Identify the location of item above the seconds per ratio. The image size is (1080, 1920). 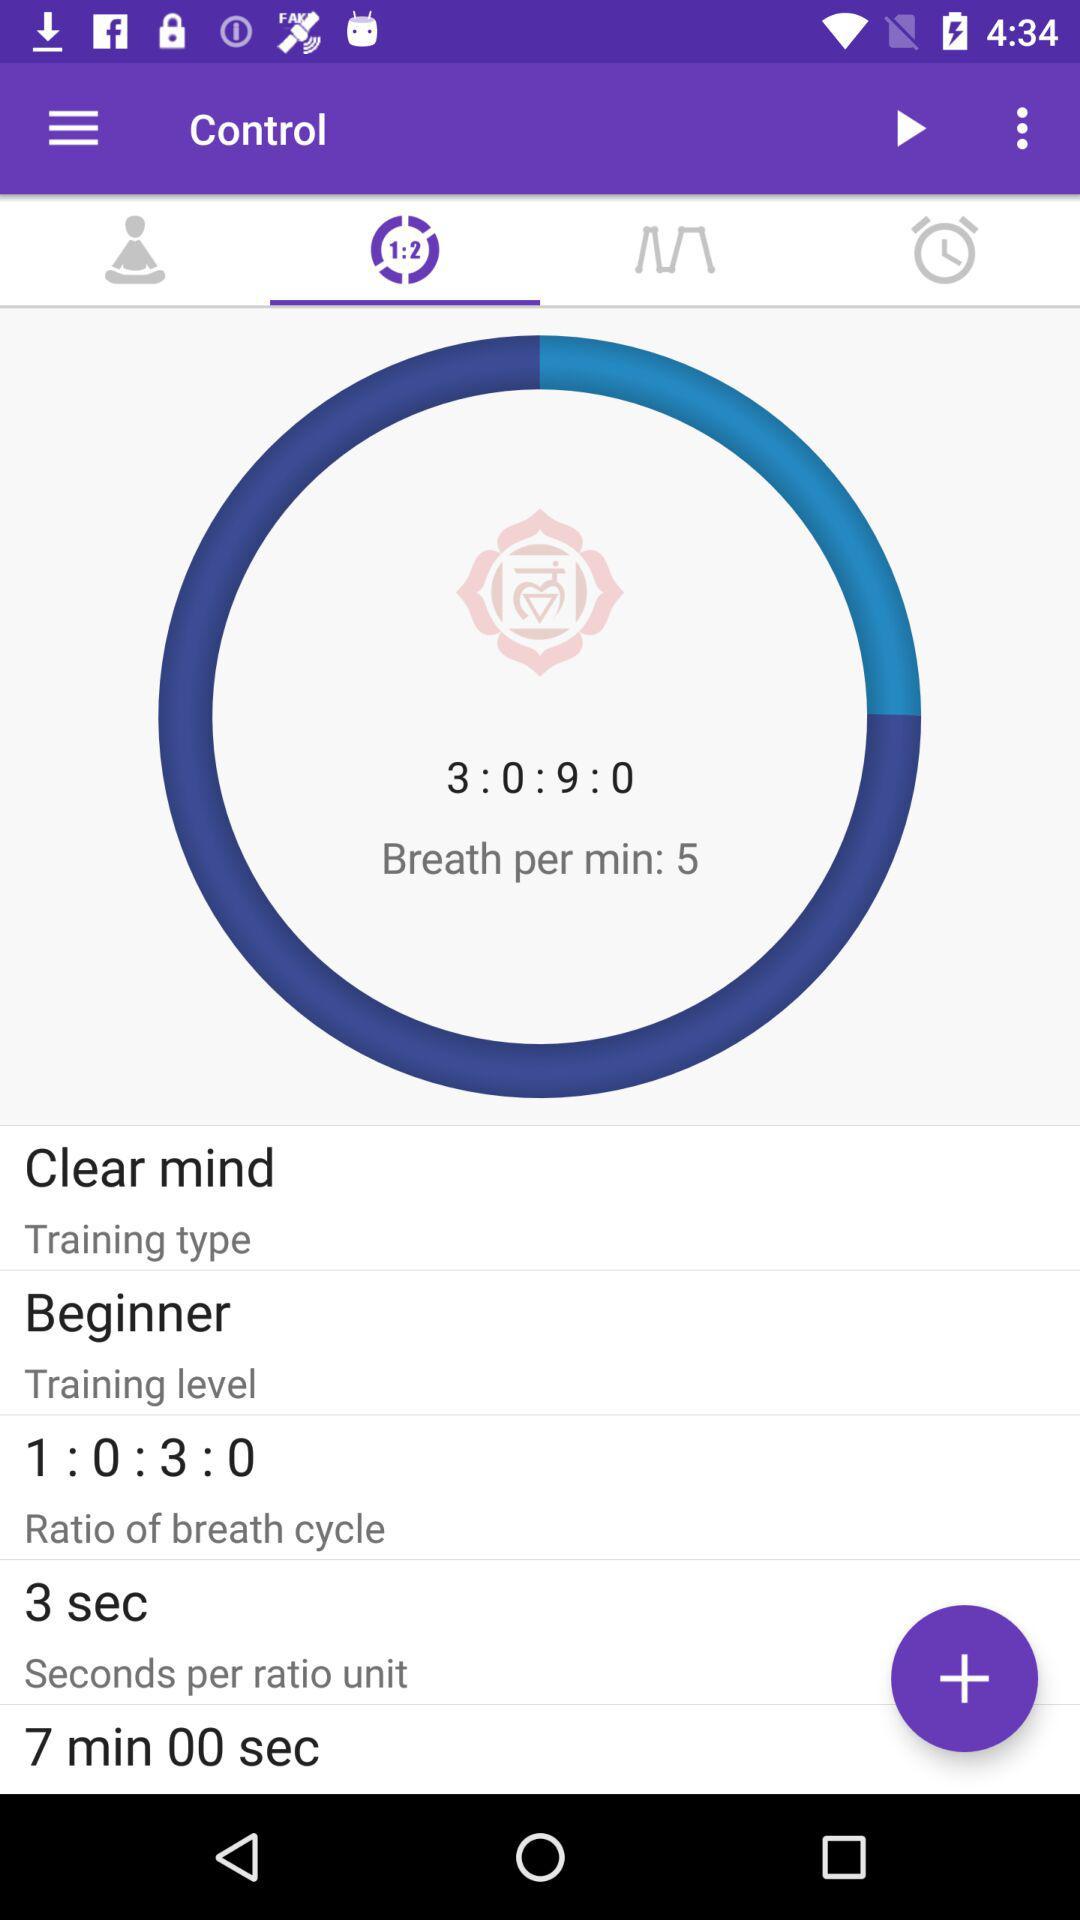
(540, 1600).